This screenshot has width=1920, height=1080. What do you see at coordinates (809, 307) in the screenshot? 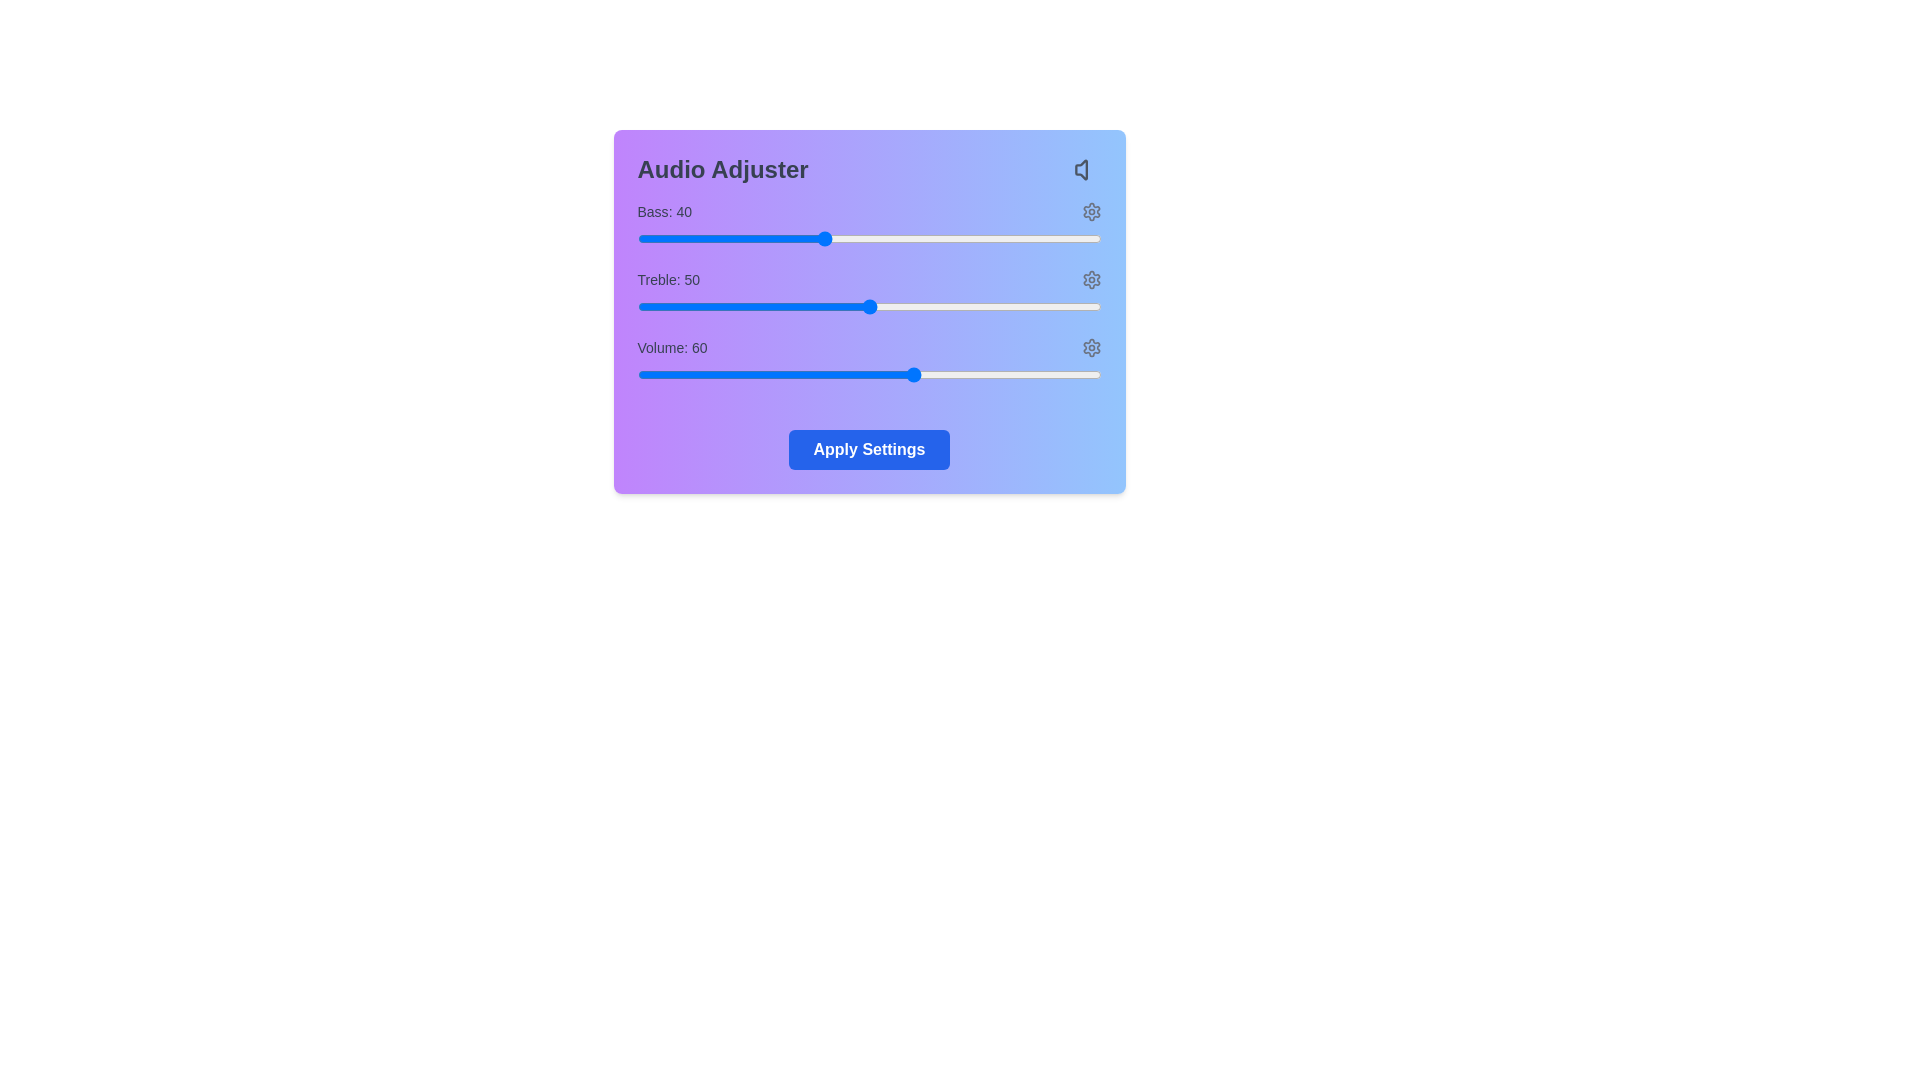
I see `the treble level` at bounding box center [809, 307].